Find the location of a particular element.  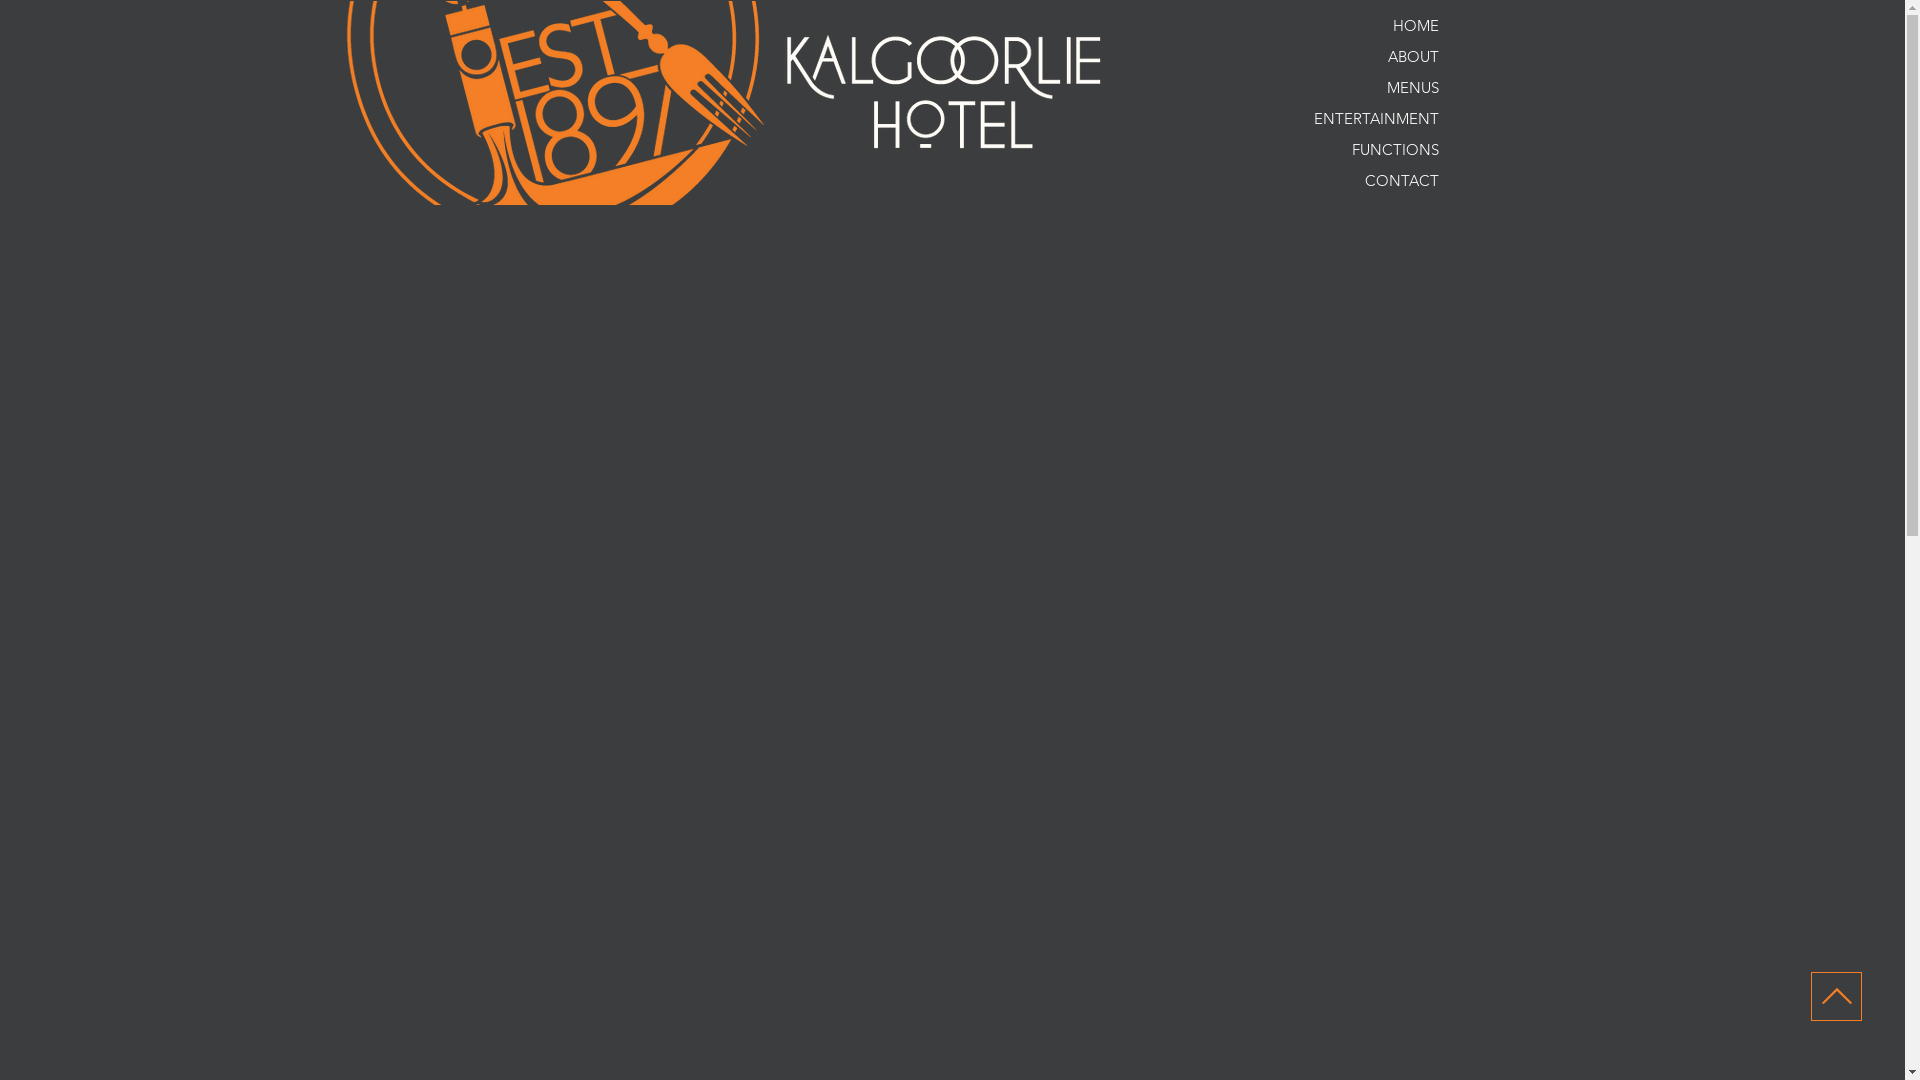

'ABOUT' is located at coordinates (1353, 55).